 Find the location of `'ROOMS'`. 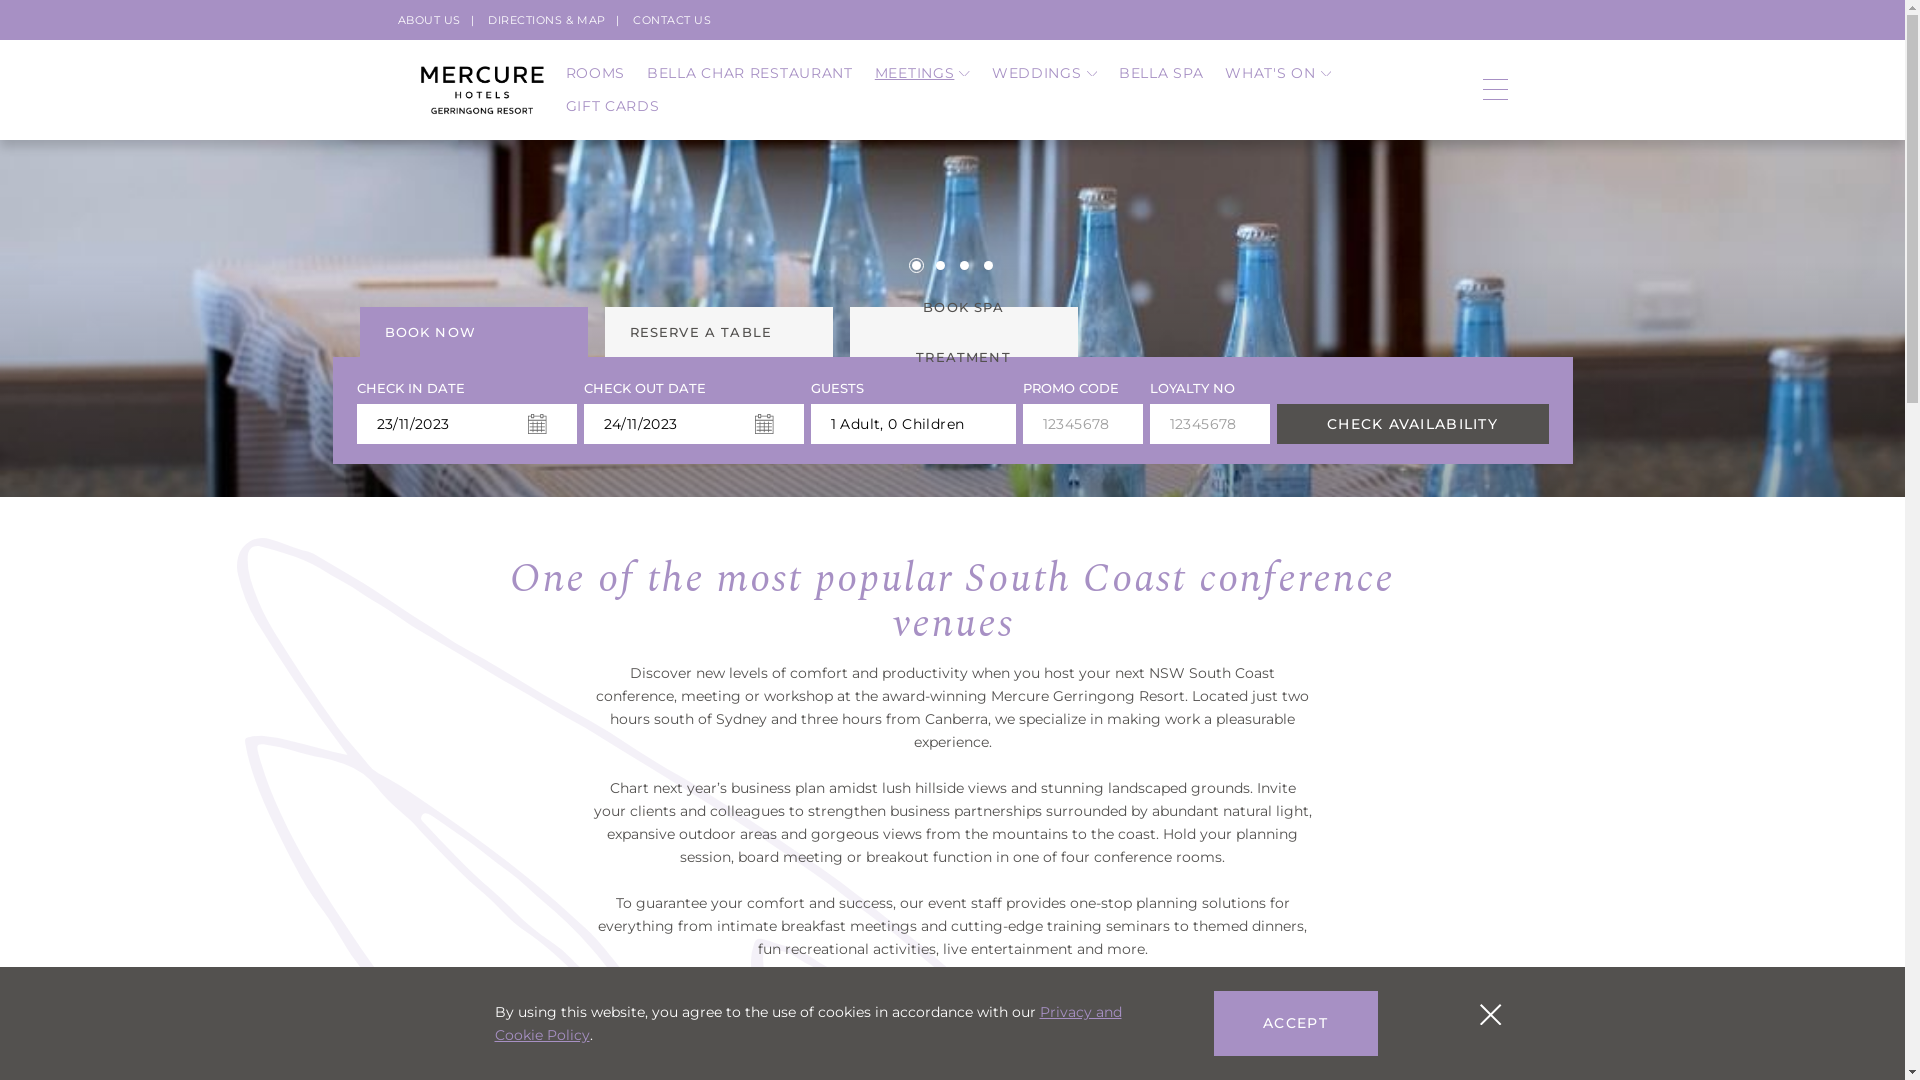

'ROOMS' is located at coordinates (594, 72).